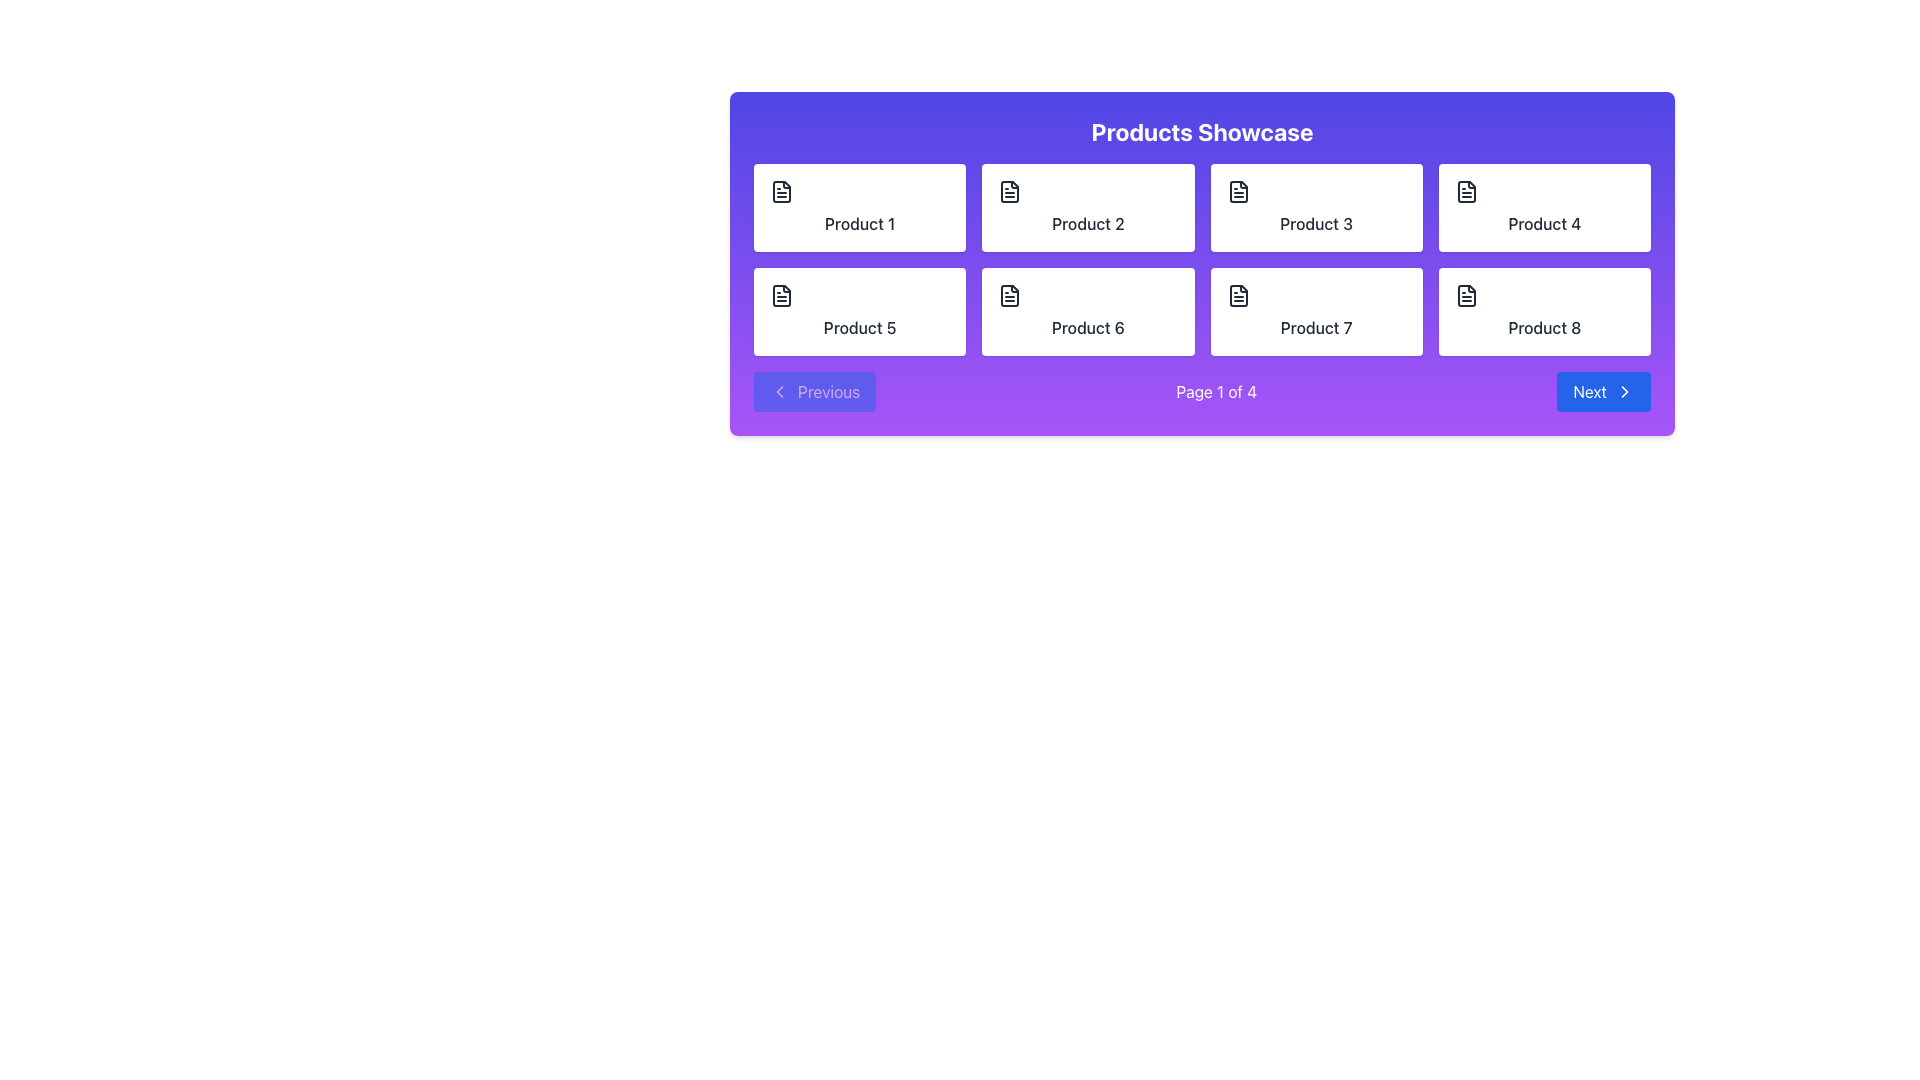 This screenshot has width=1920, height=1080. Describe the element at coordinates (1543, 312) in the screenshot. I see `the 'Product 8' informational card located in the bottom-right corner of the grid layout` at that location.